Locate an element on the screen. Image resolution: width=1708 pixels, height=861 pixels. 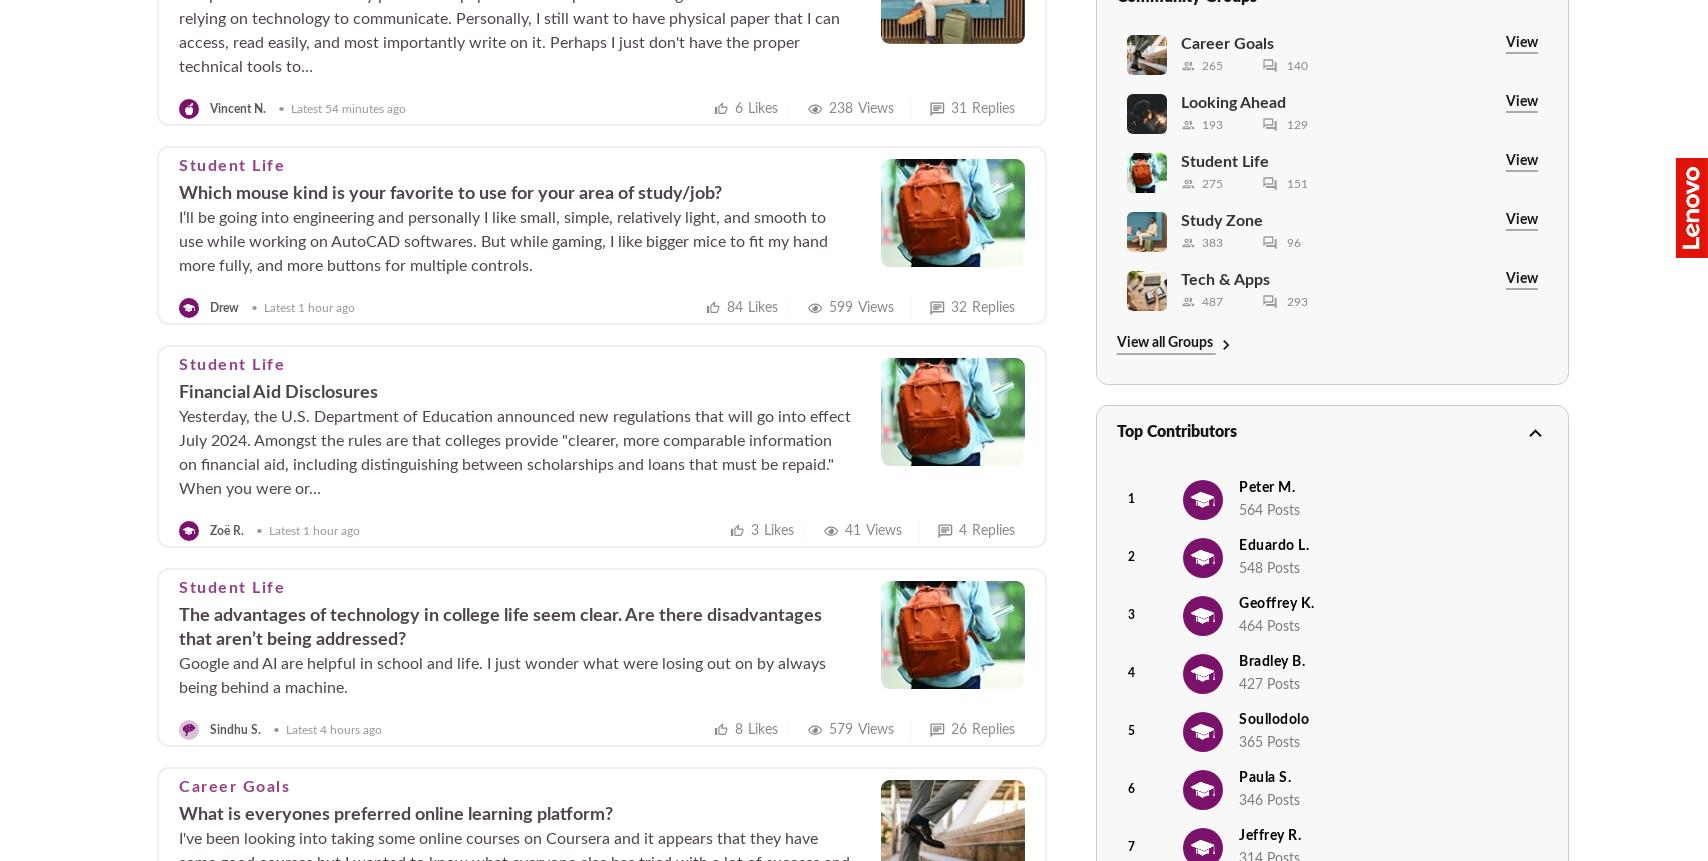
'4' is located at coordinates (1127, 672).